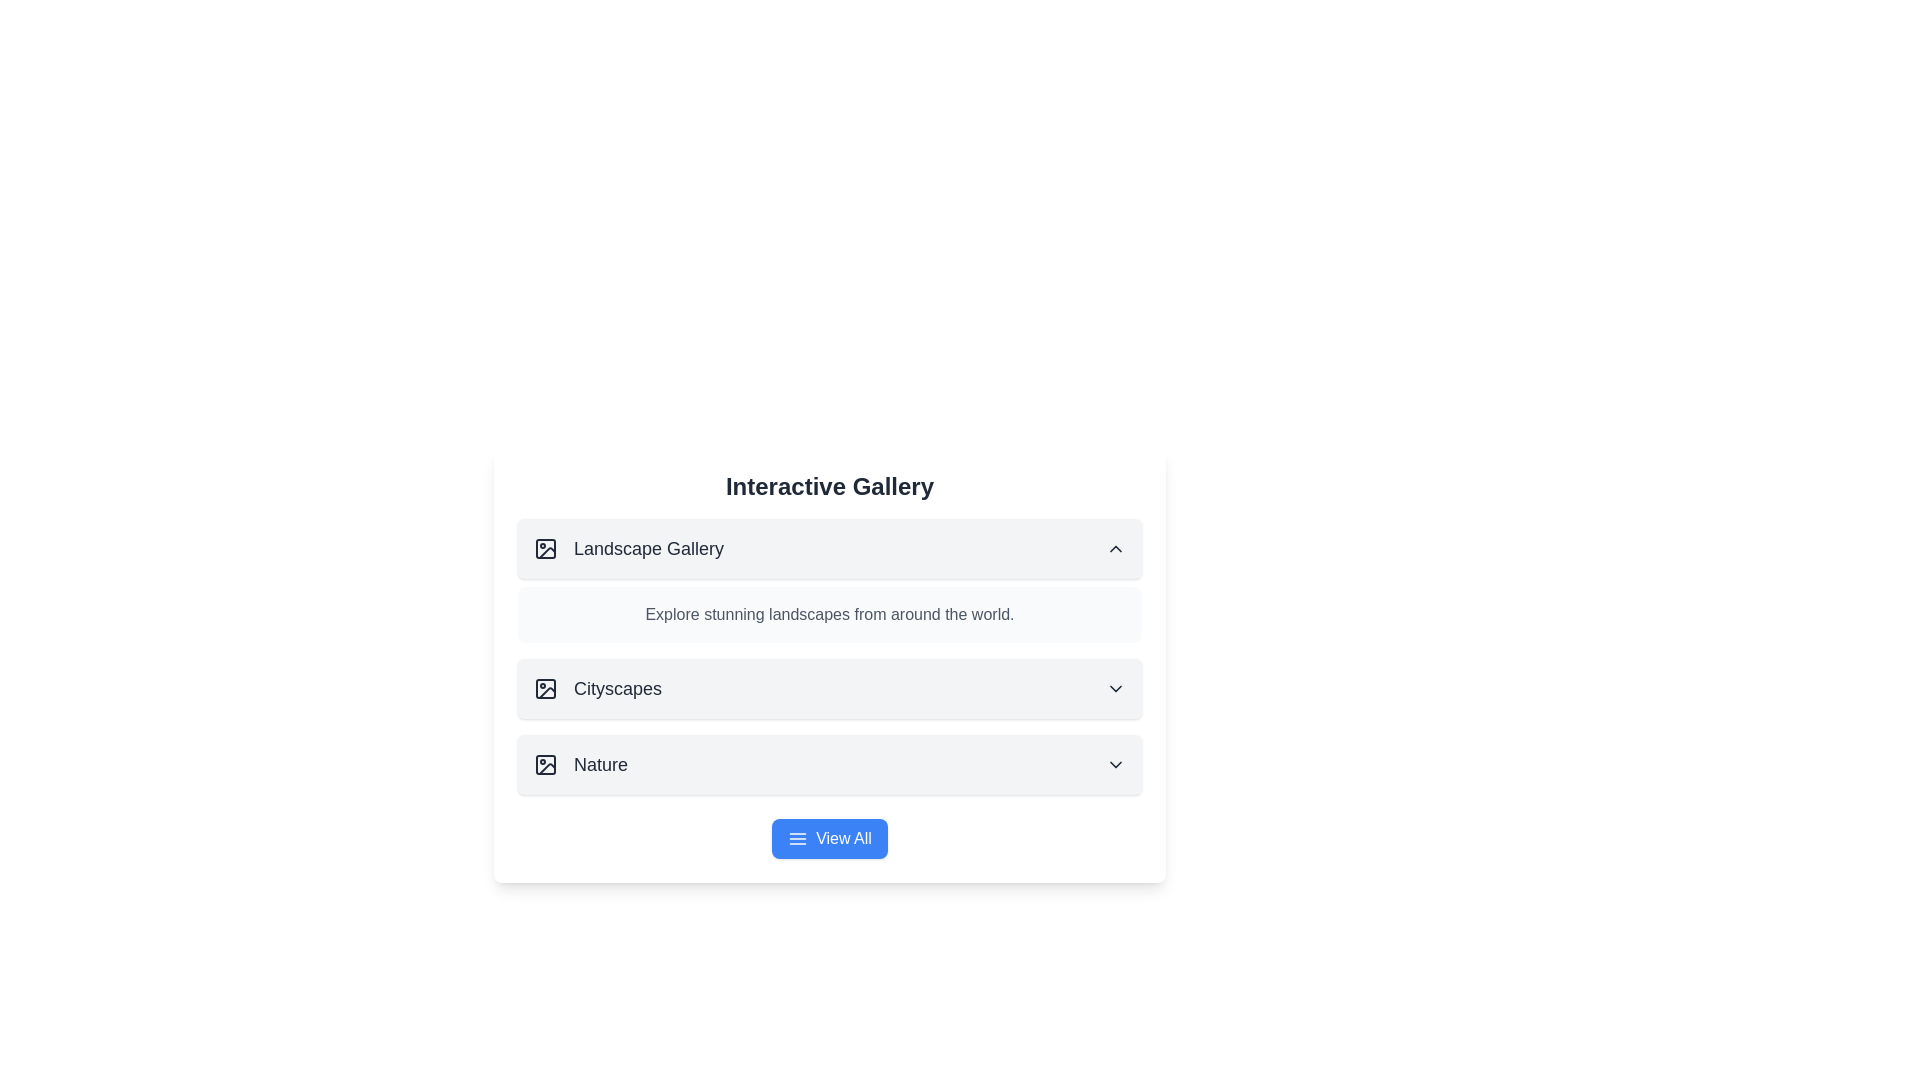 The image size is (1920, 1080). What do you see at coordinates (547, 553) in the screenshot?
I see `the zigzag line graphical element representing a mountain or slope, which is part of an image icon located to the left of the 'Landscape Gallery' text` at bounding box center [547, 553].